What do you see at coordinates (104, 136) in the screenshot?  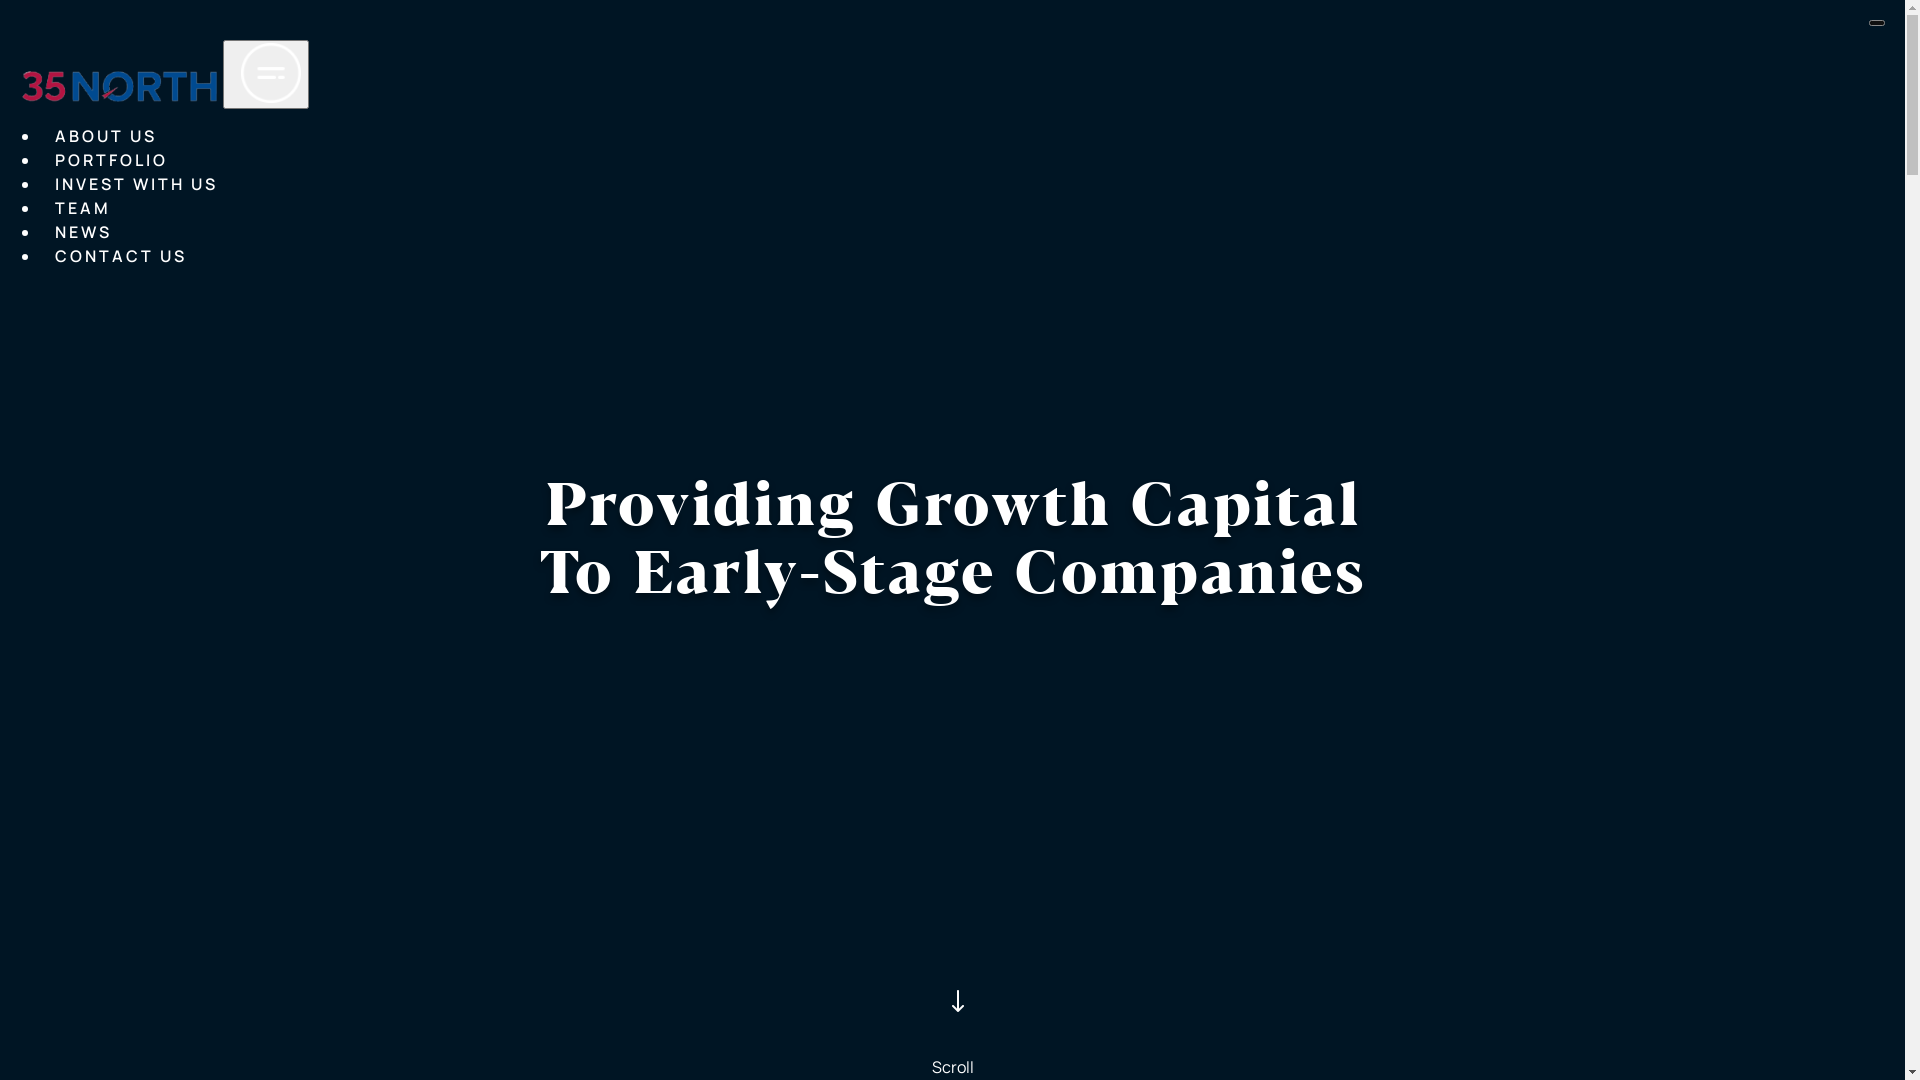 I see `'ABOUT US'` at bounding box center [104, 136].